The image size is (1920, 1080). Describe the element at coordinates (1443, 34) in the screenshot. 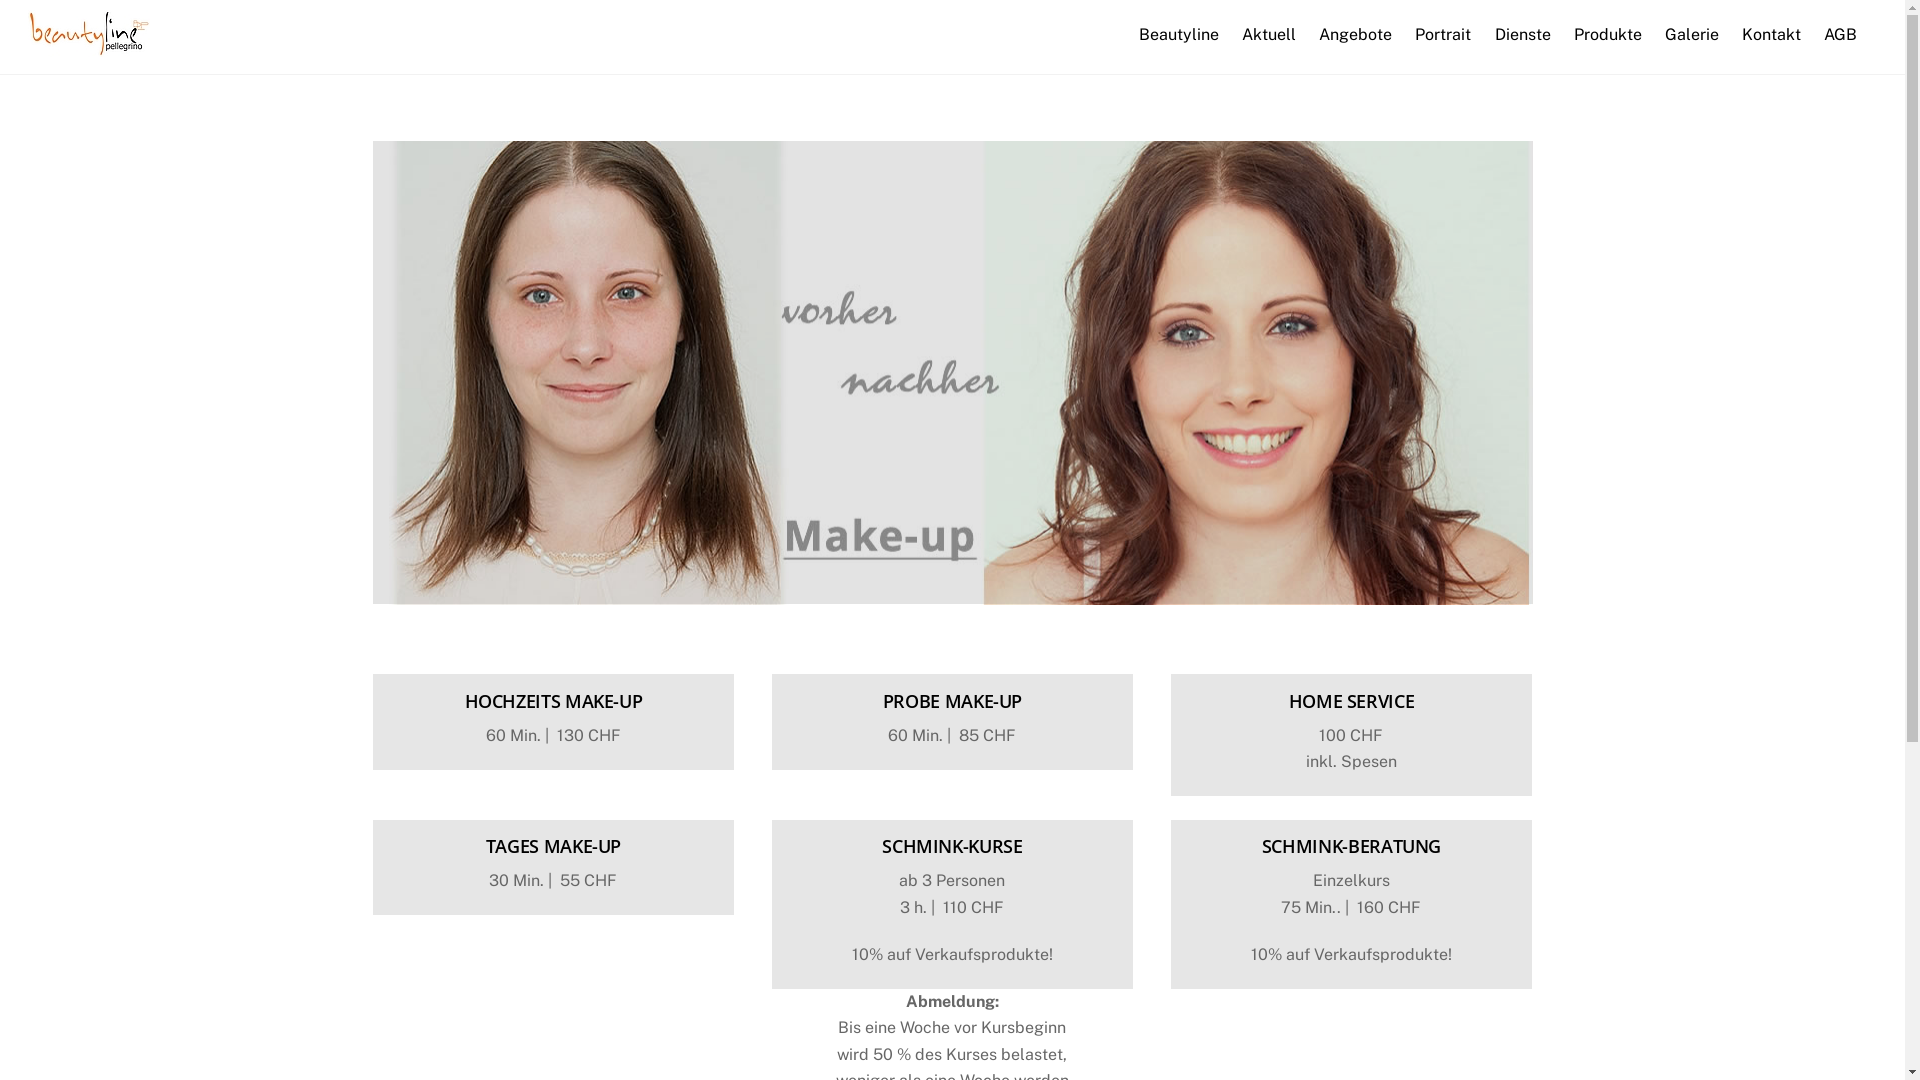

I see `'Portrait'` at that location.